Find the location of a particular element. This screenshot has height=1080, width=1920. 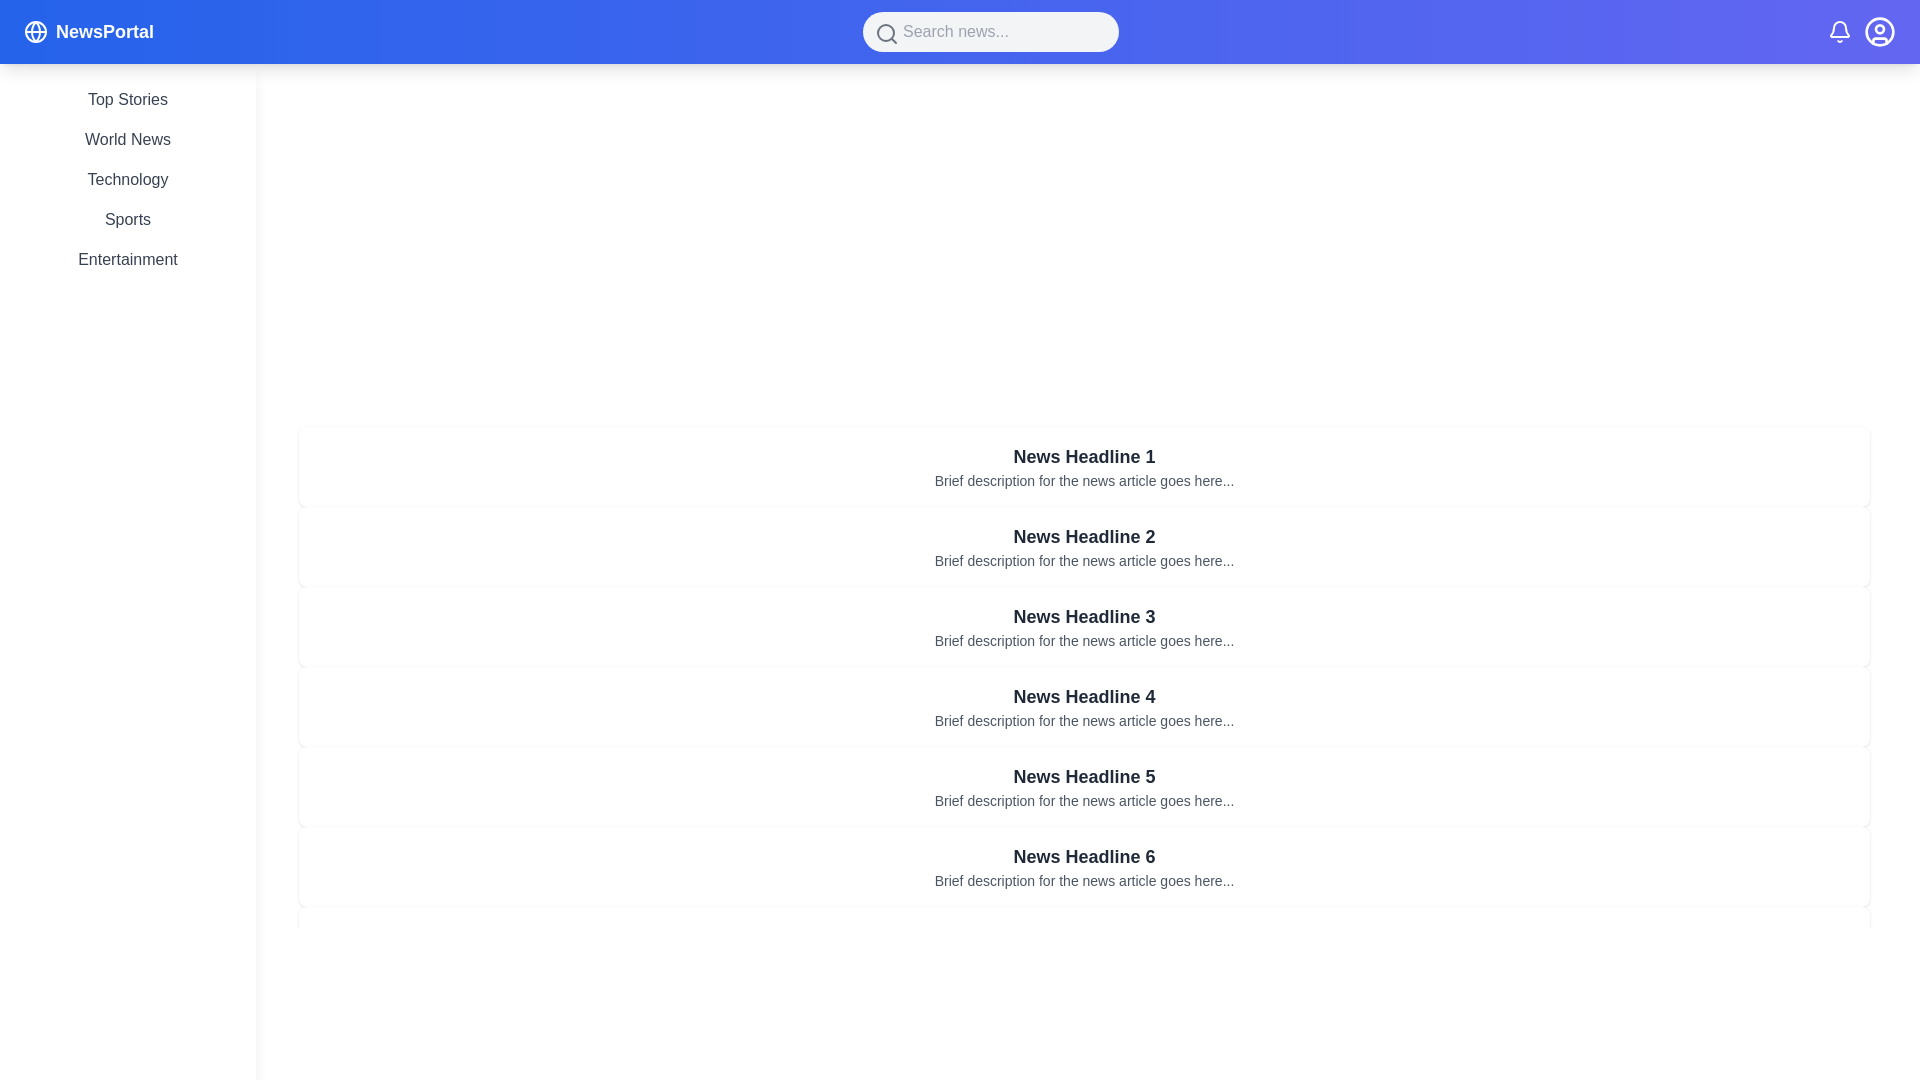

text of the bold headline styled in dark gray that reads 'News Headline 3', which is centered horizontally at the top of the third news item is located at coordinates (1083, 616).